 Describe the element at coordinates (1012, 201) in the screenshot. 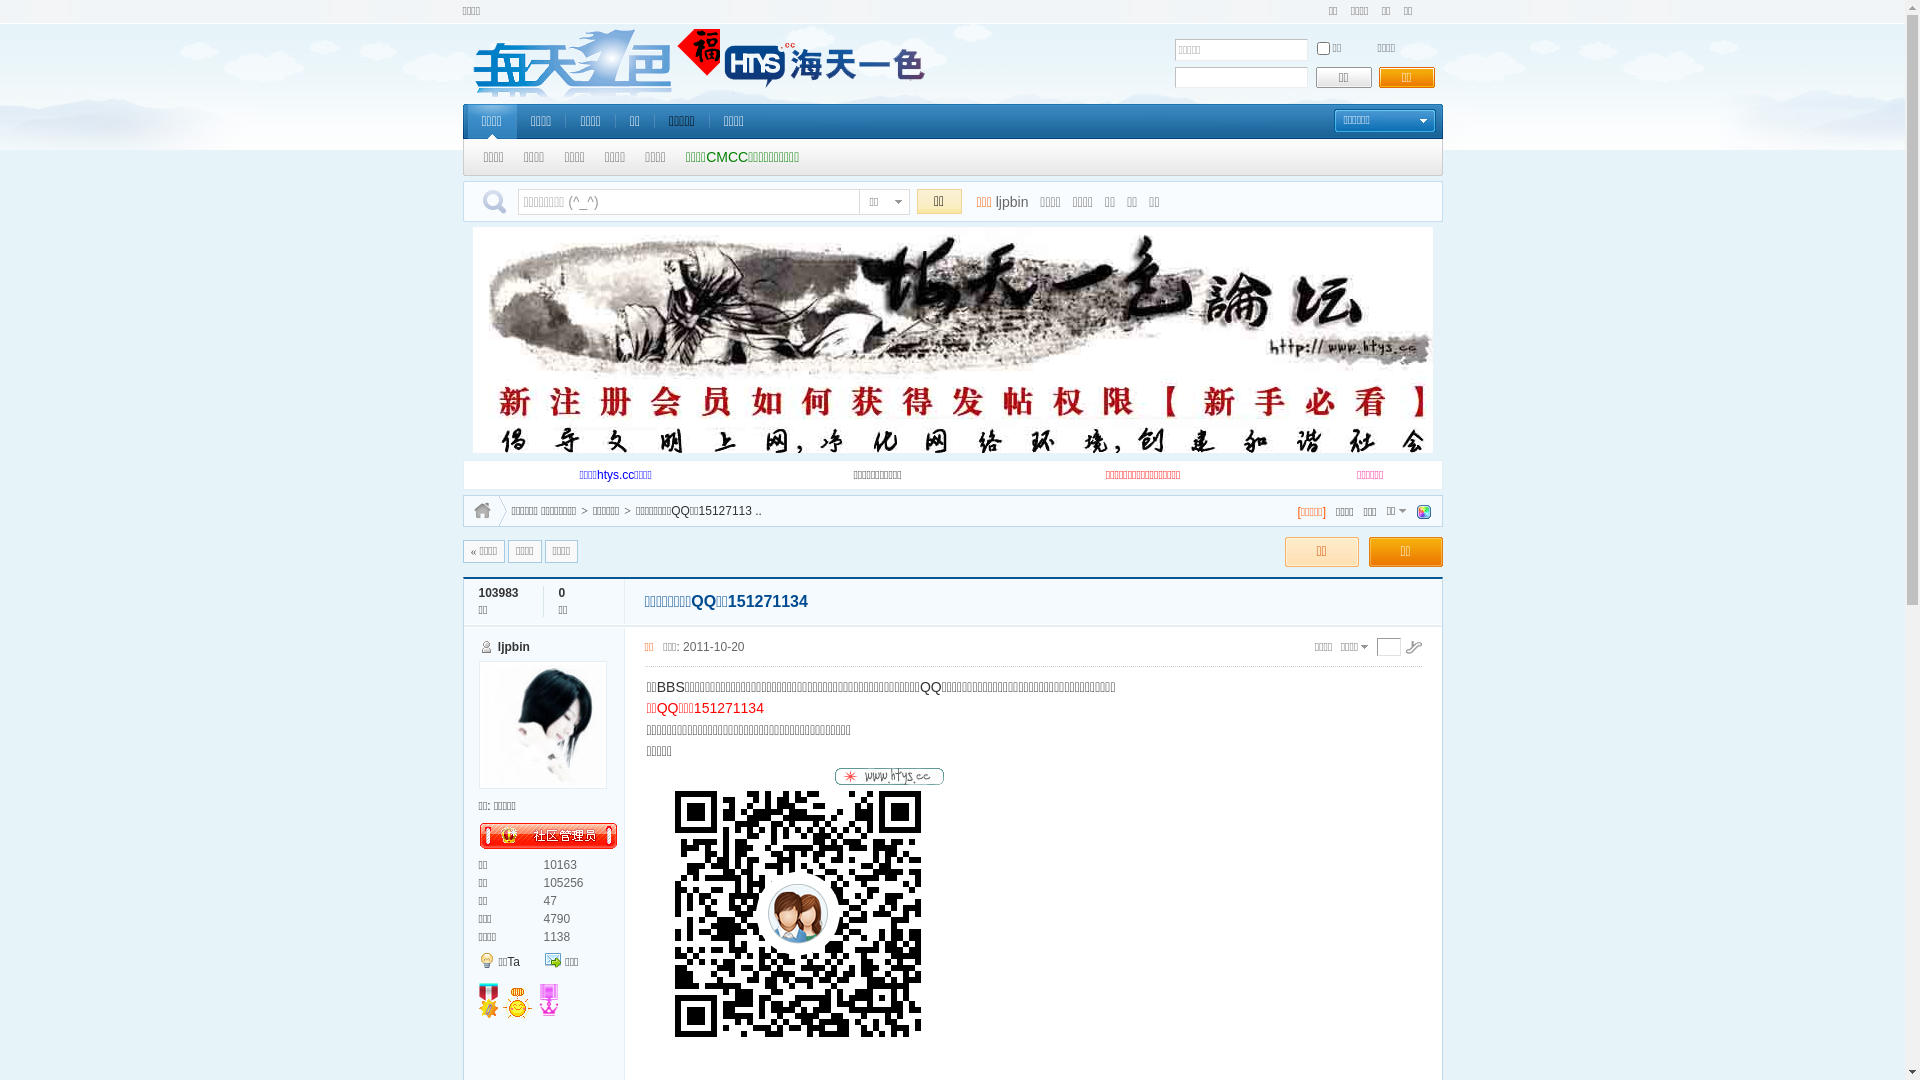

I see `'ljpbin'` at that location.